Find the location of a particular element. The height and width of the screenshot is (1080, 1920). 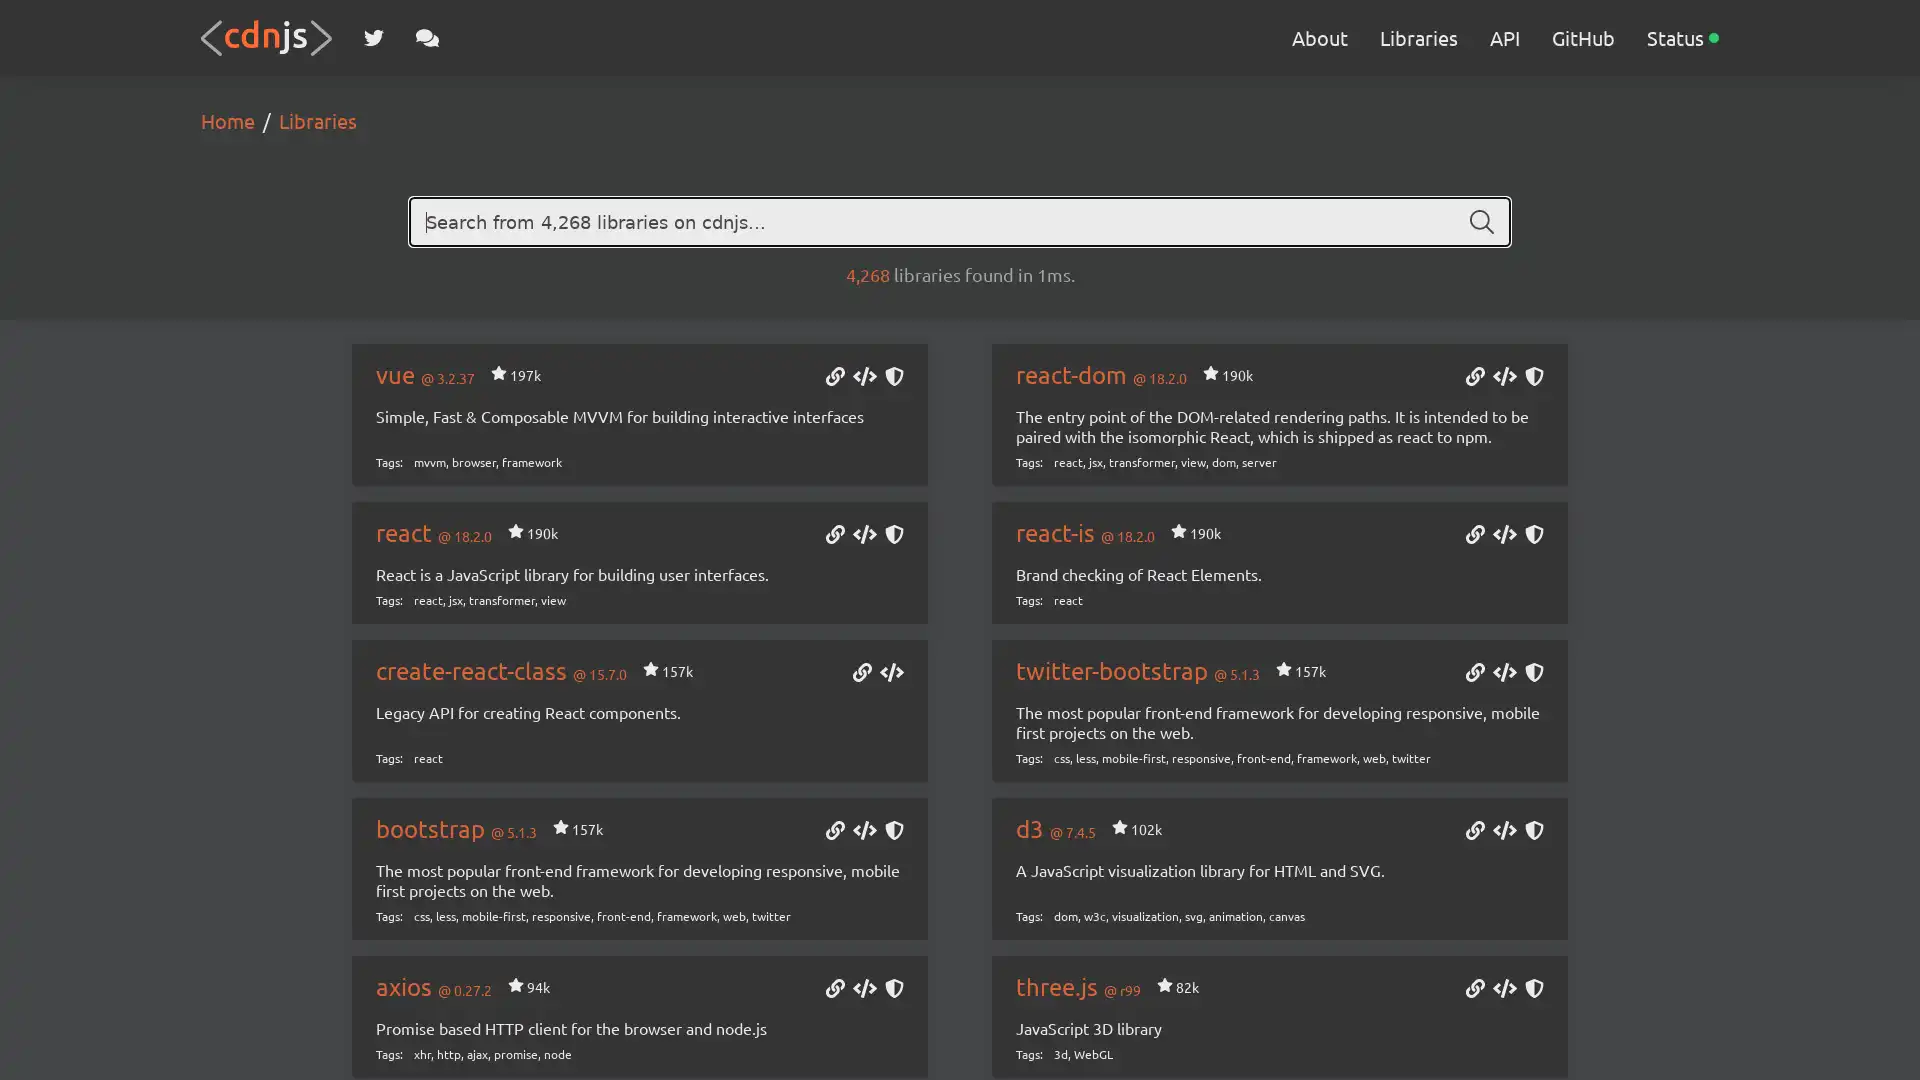

Copy Script Tag is located at coordinates (1503, 535).